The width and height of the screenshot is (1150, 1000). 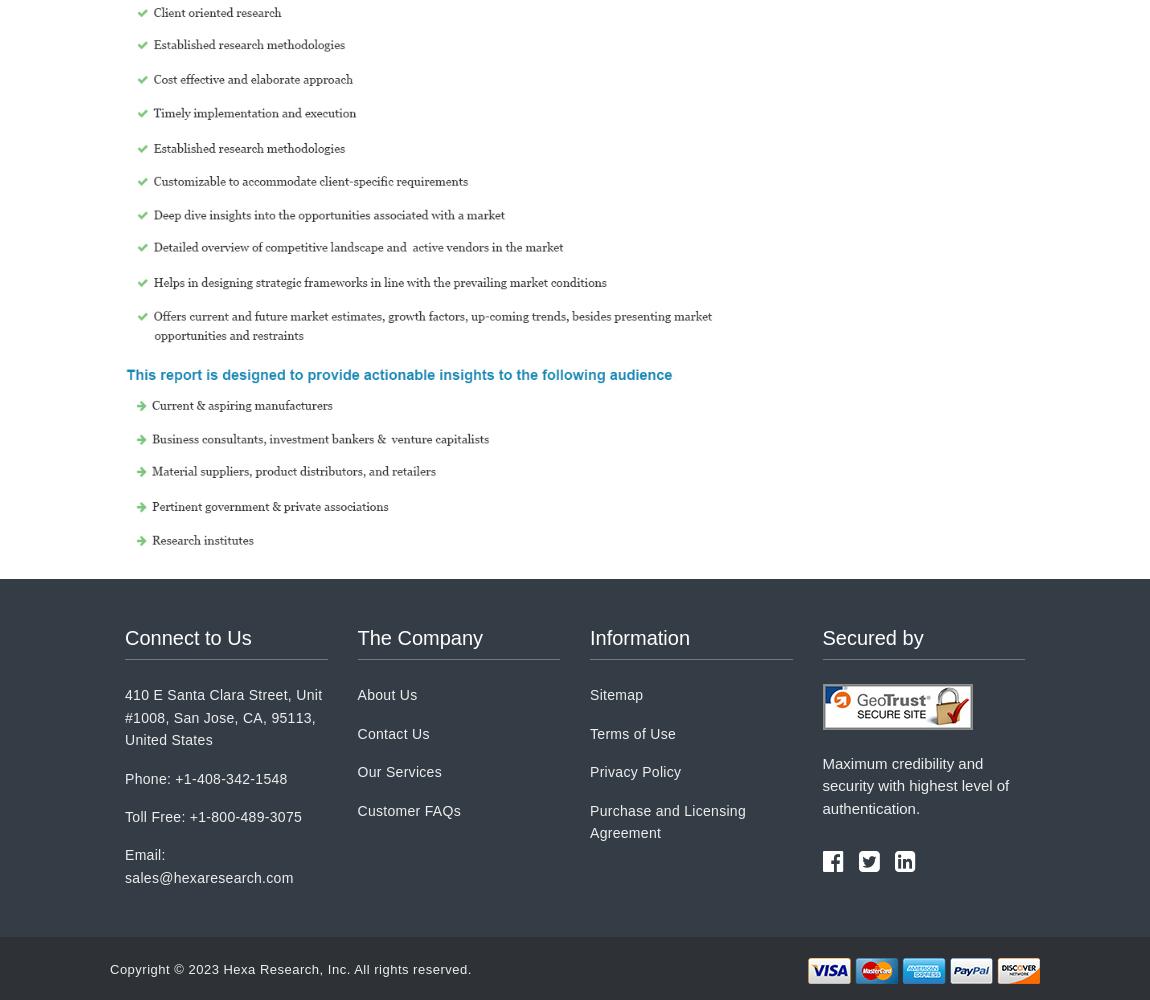 What do you see at coordinates (872, 638) in the screenshot?
I see `'Secured by'` at bounding box center [872, 638].